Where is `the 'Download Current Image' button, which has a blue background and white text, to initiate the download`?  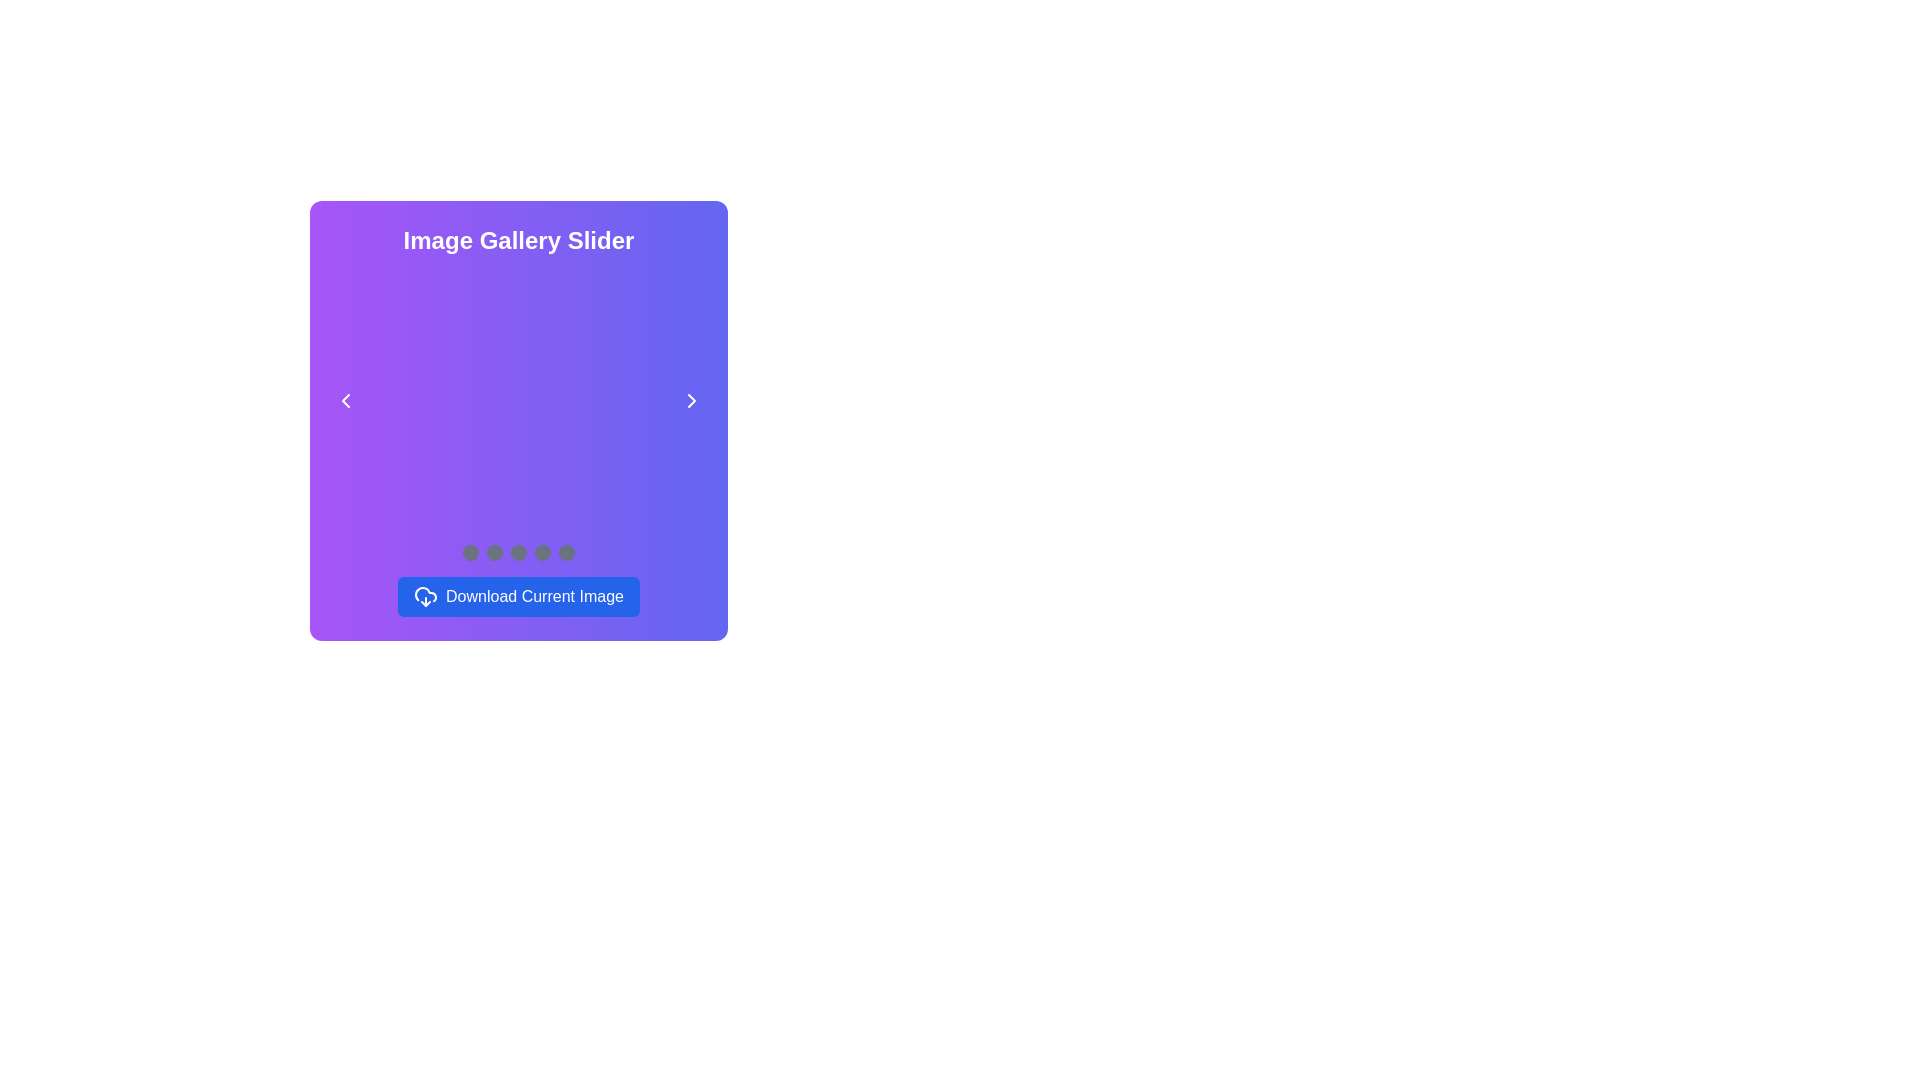
the 'Download Current Image' button, which has a blue background and white text, to initiate the download is located at coordinates (518, 596).